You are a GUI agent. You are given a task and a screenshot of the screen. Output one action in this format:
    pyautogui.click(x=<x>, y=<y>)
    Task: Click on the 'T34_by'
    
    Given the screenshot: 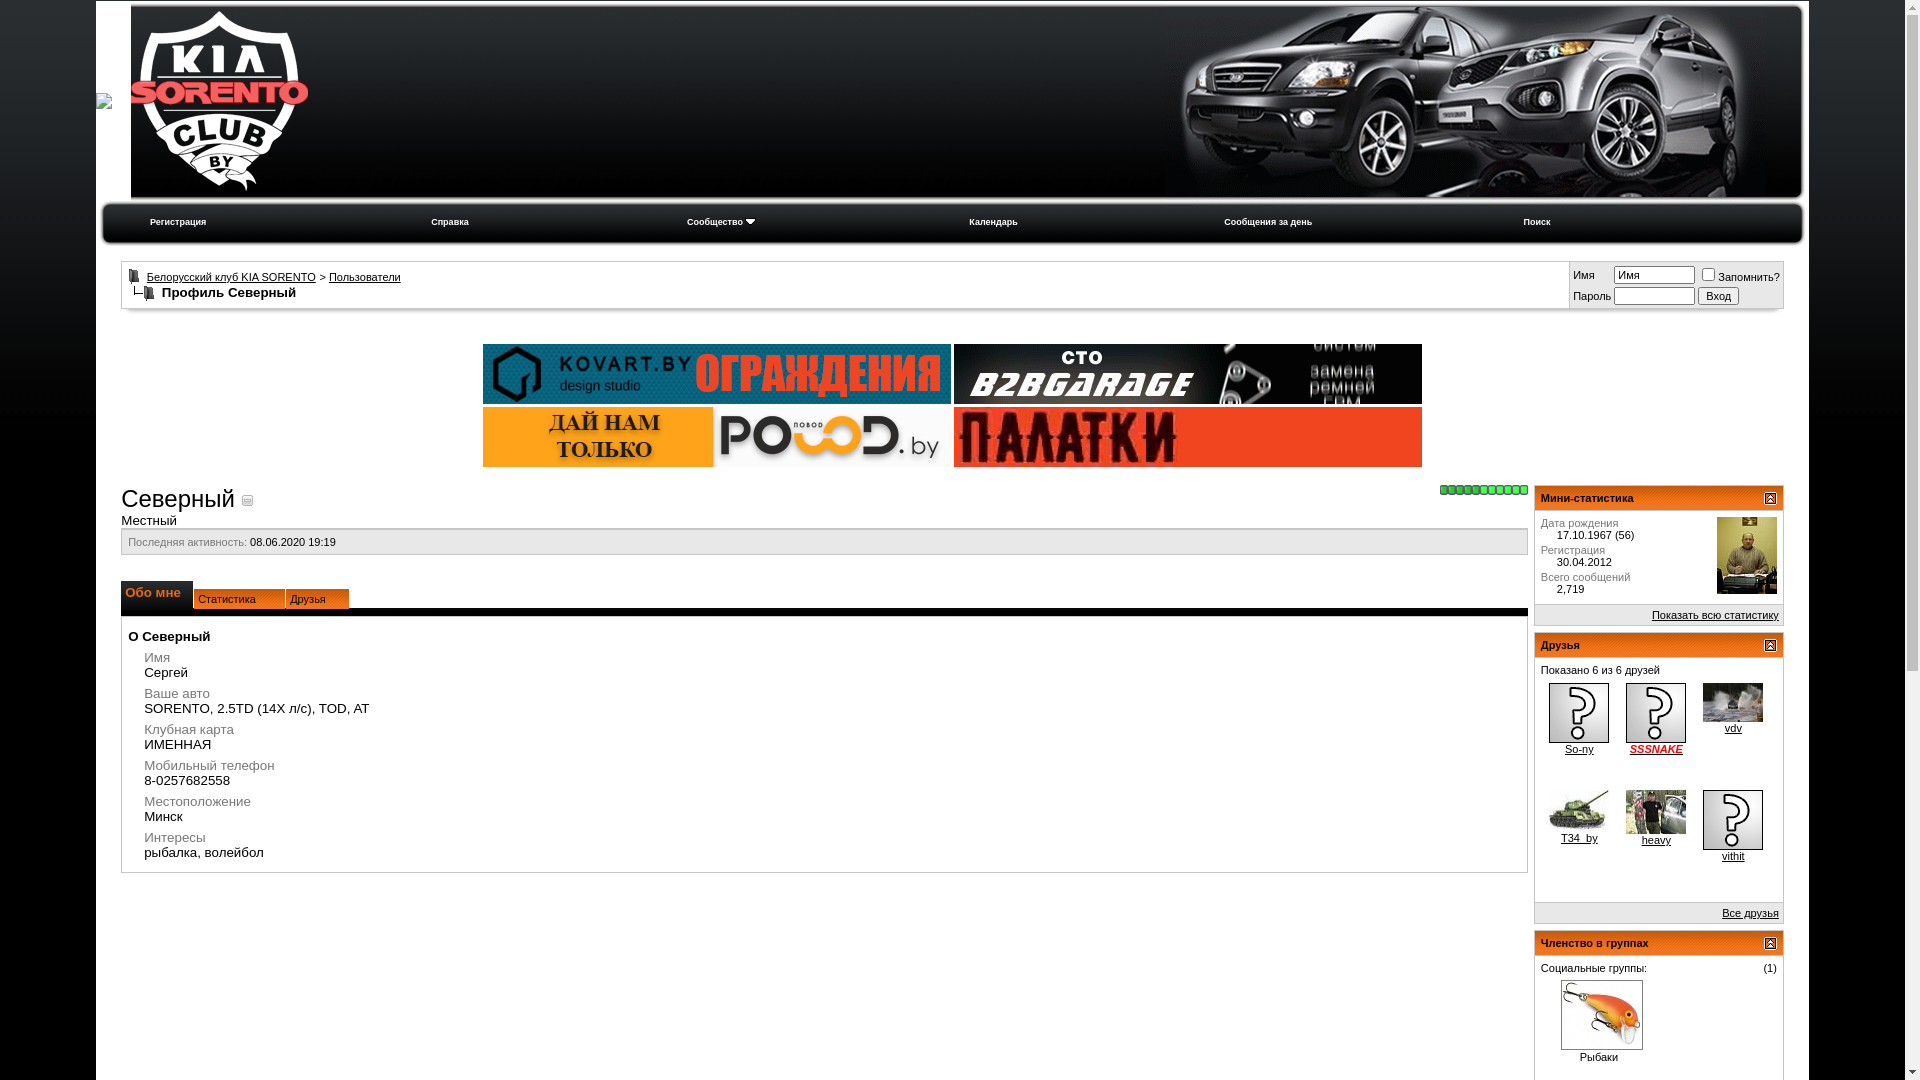 What is the action you would take?
    pyautogui.click(x=1578, y=837)
    